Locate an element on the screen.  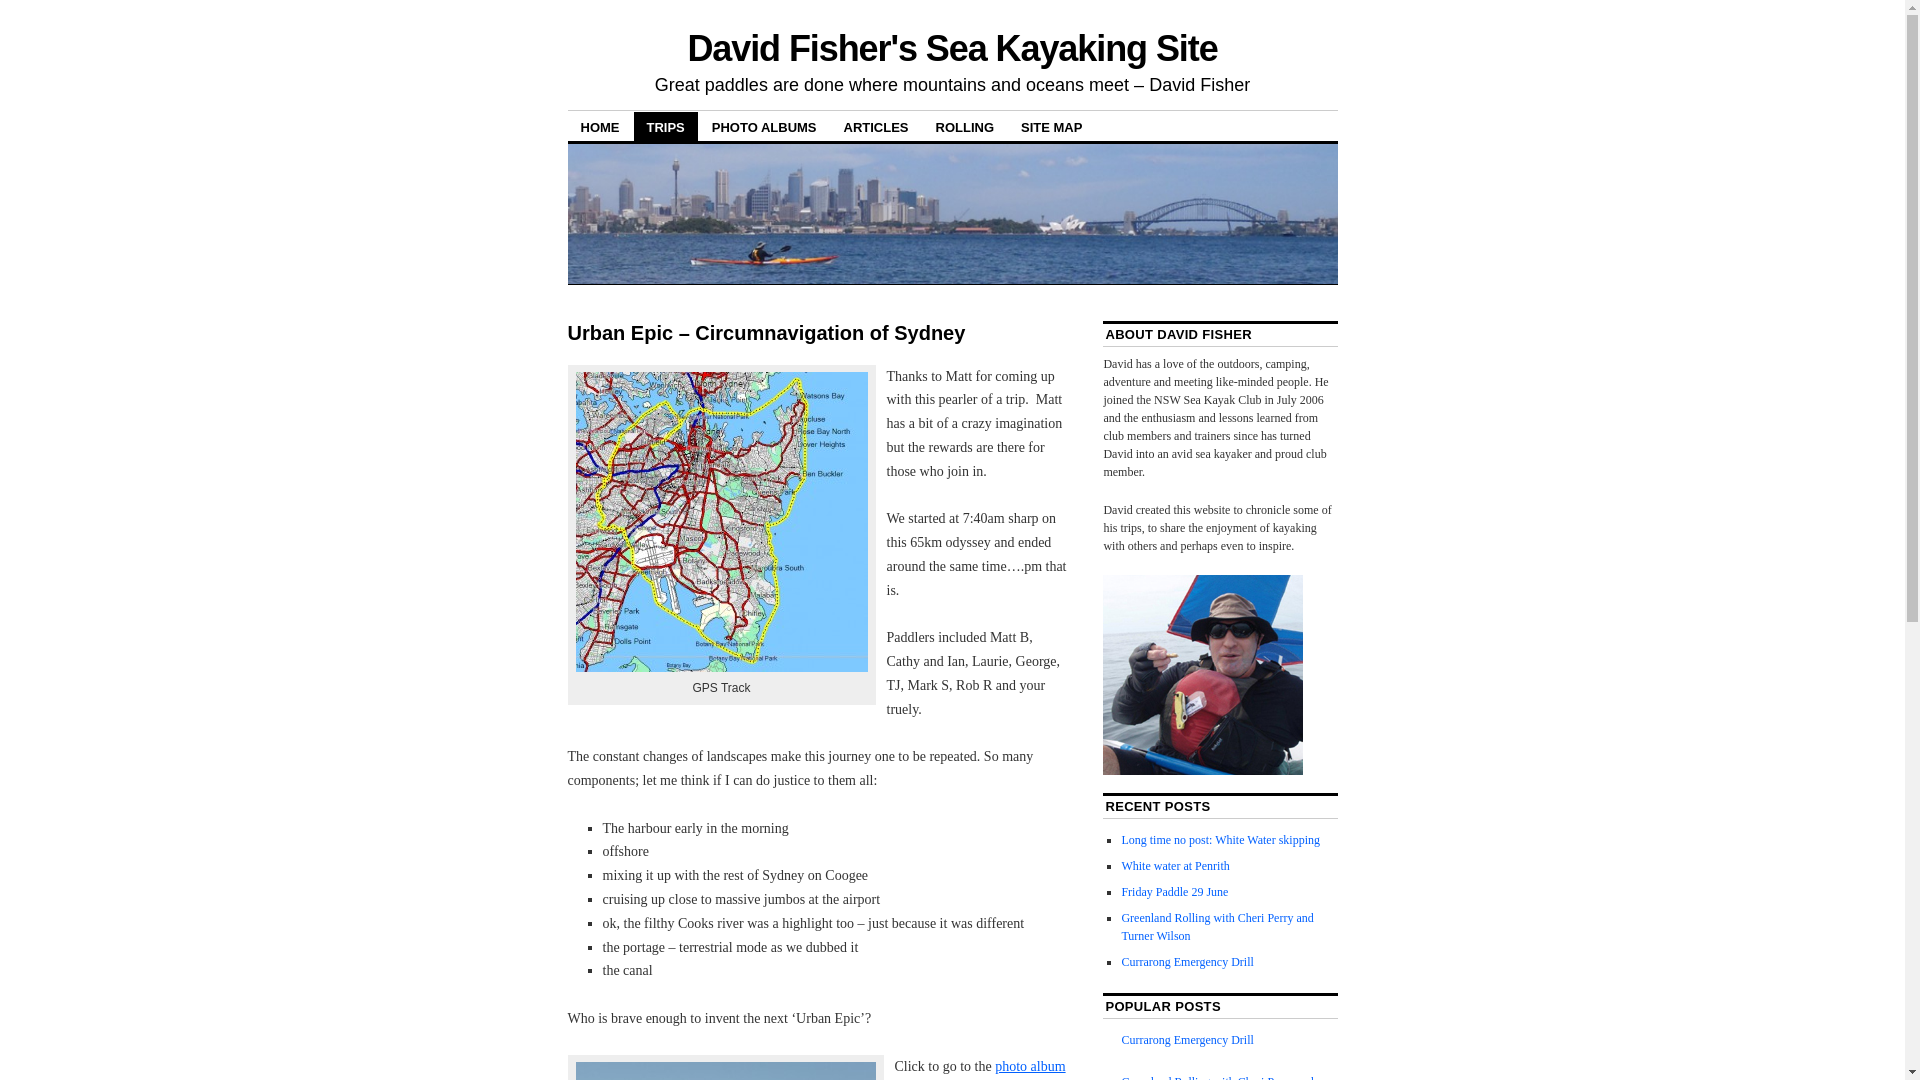
'TRIPS' is located at coordinates (666, 126).